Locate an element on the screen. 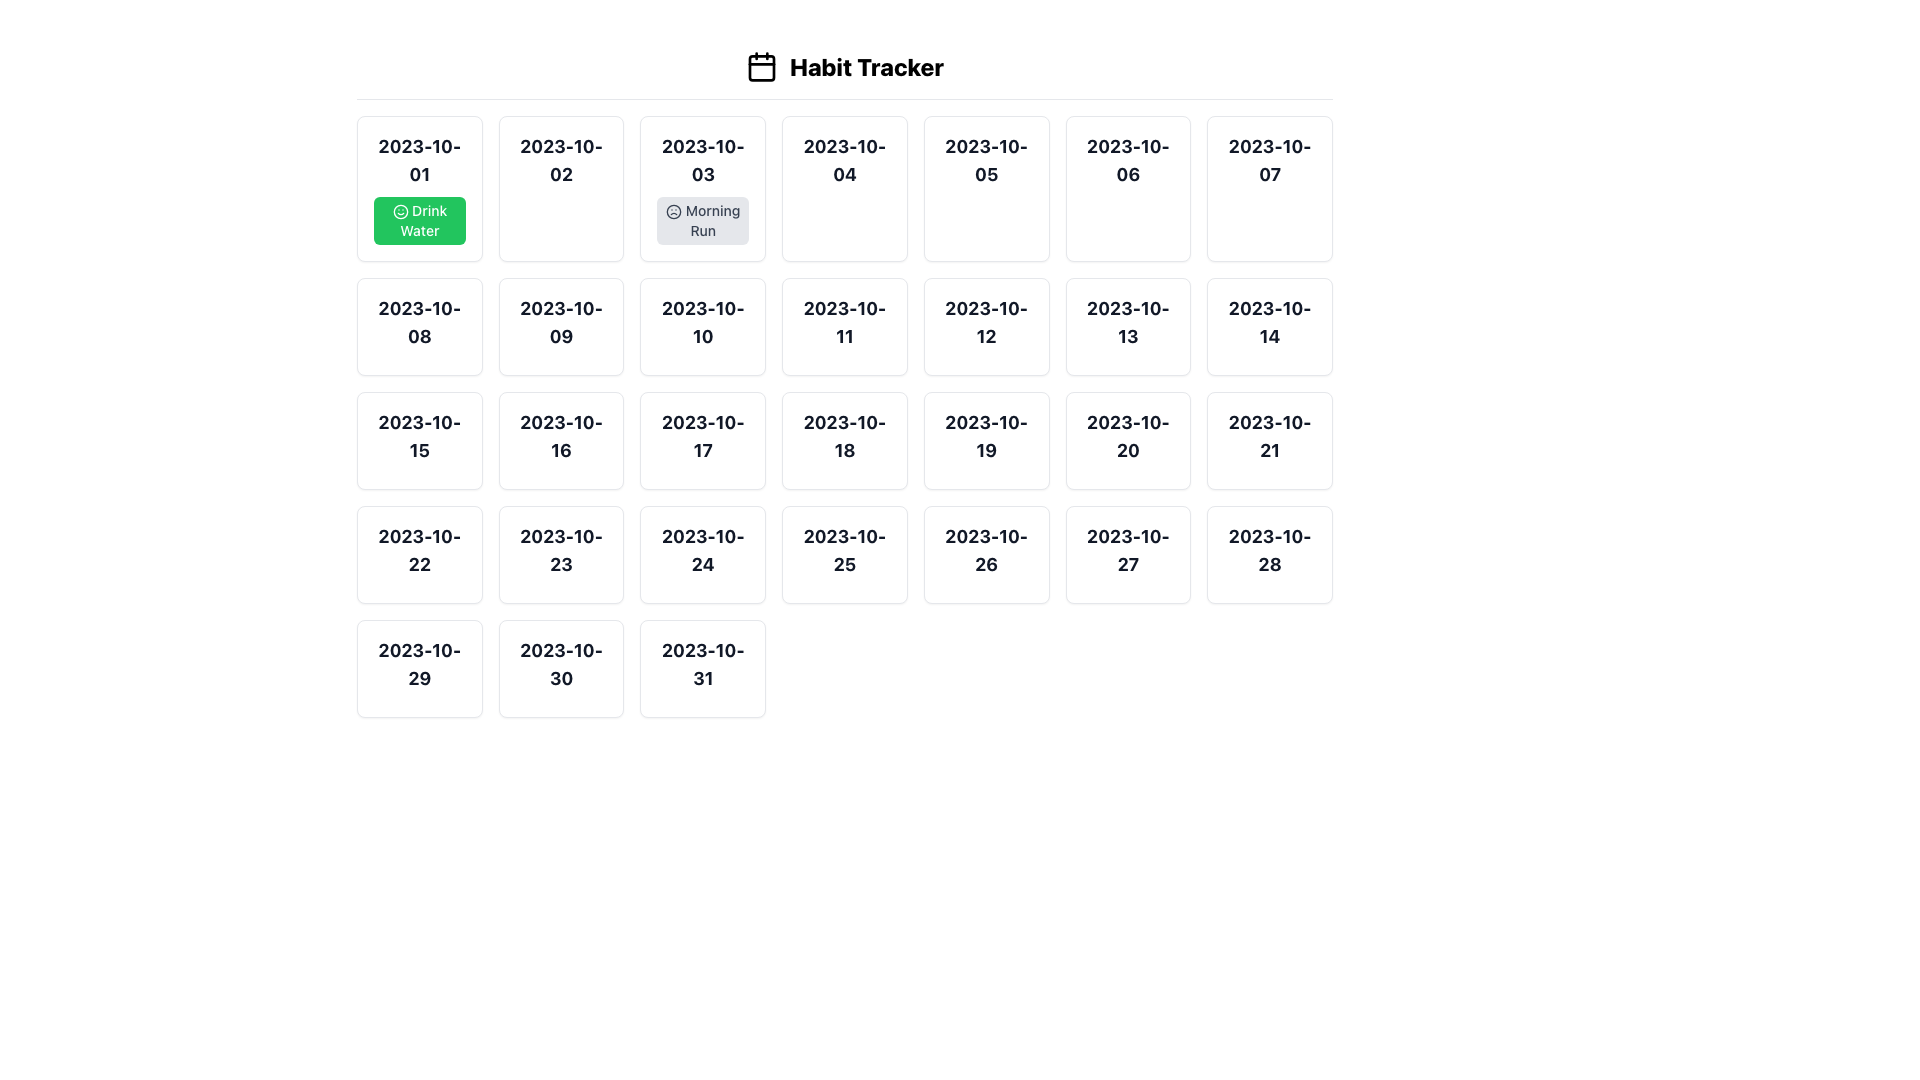 The image size is (1920, 1080). the box containing the date '2023-10-10' in the habit tracker application is located at coordinates (703, 326).